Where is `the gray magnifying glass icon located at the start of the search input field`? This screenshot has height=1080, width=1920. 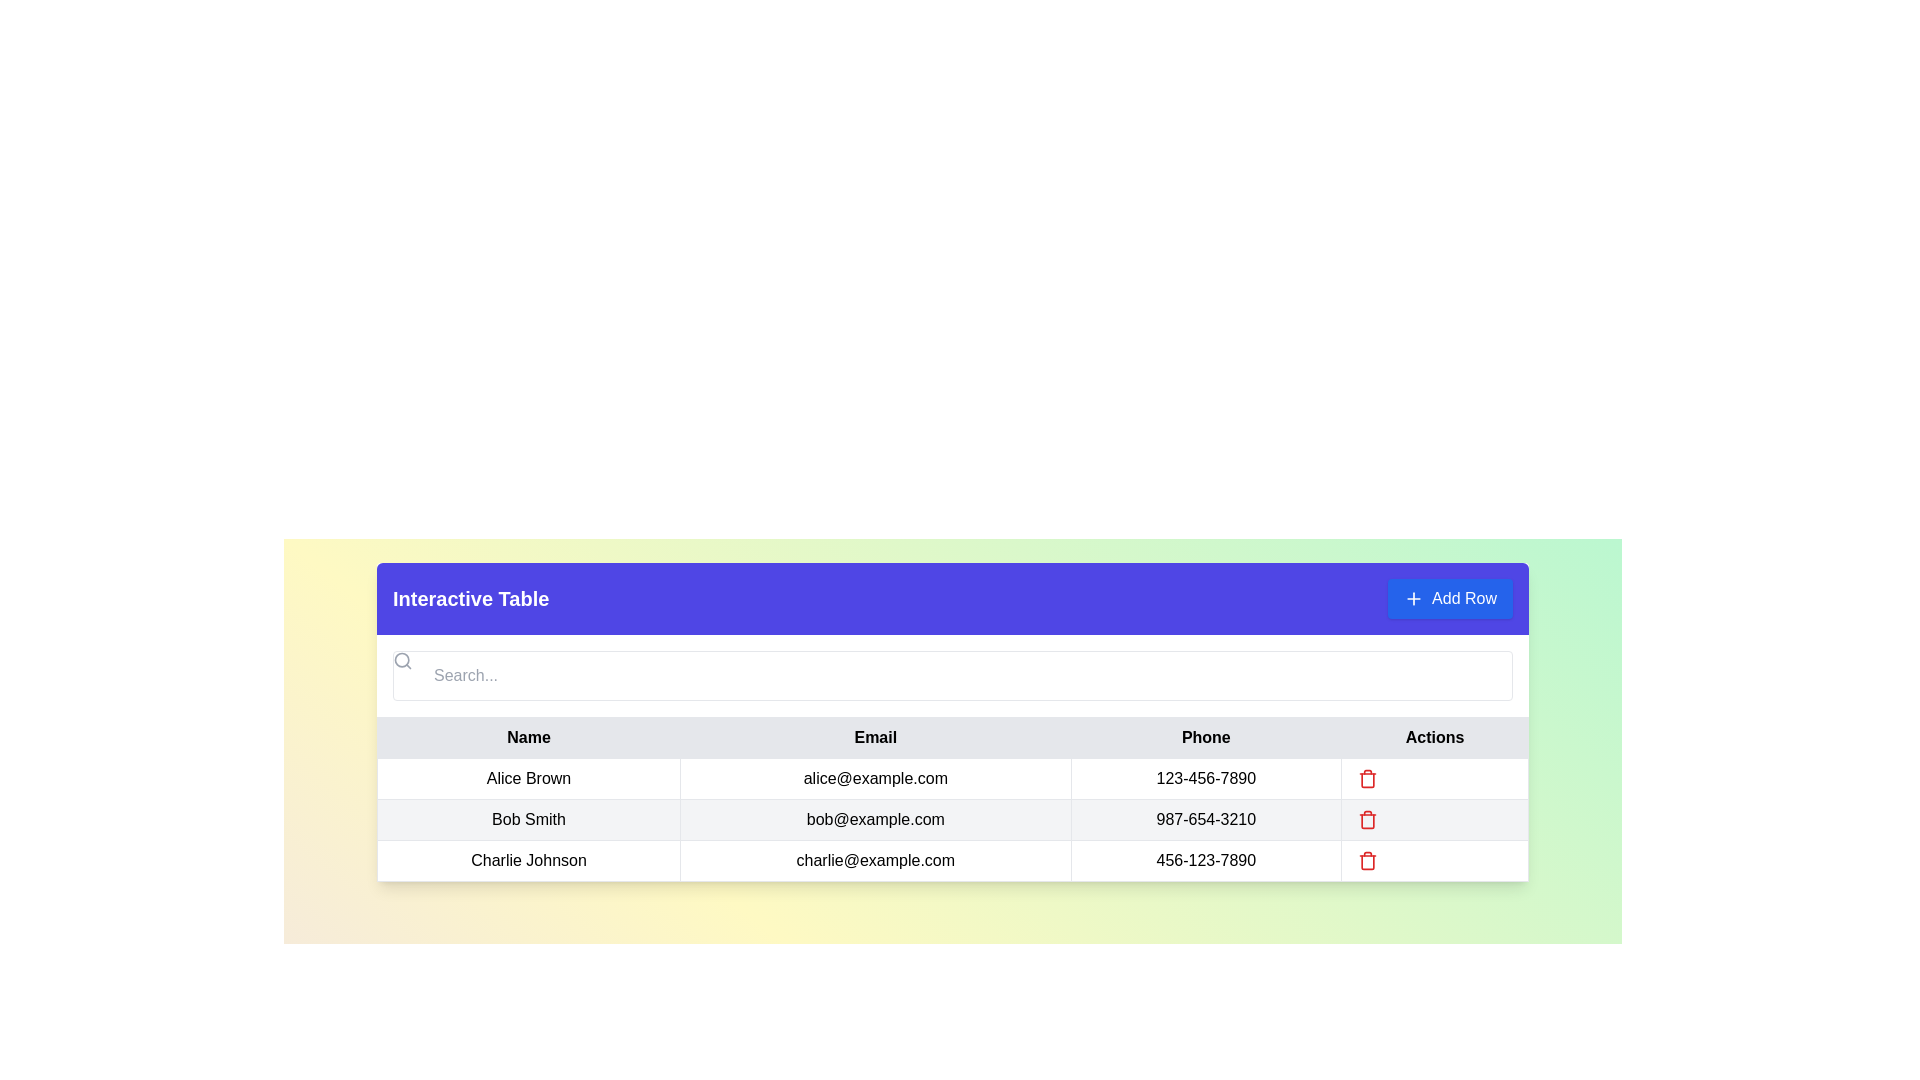 the gray magnifying glass icon located at the start of the search input field is located at coordinates (402, 660).